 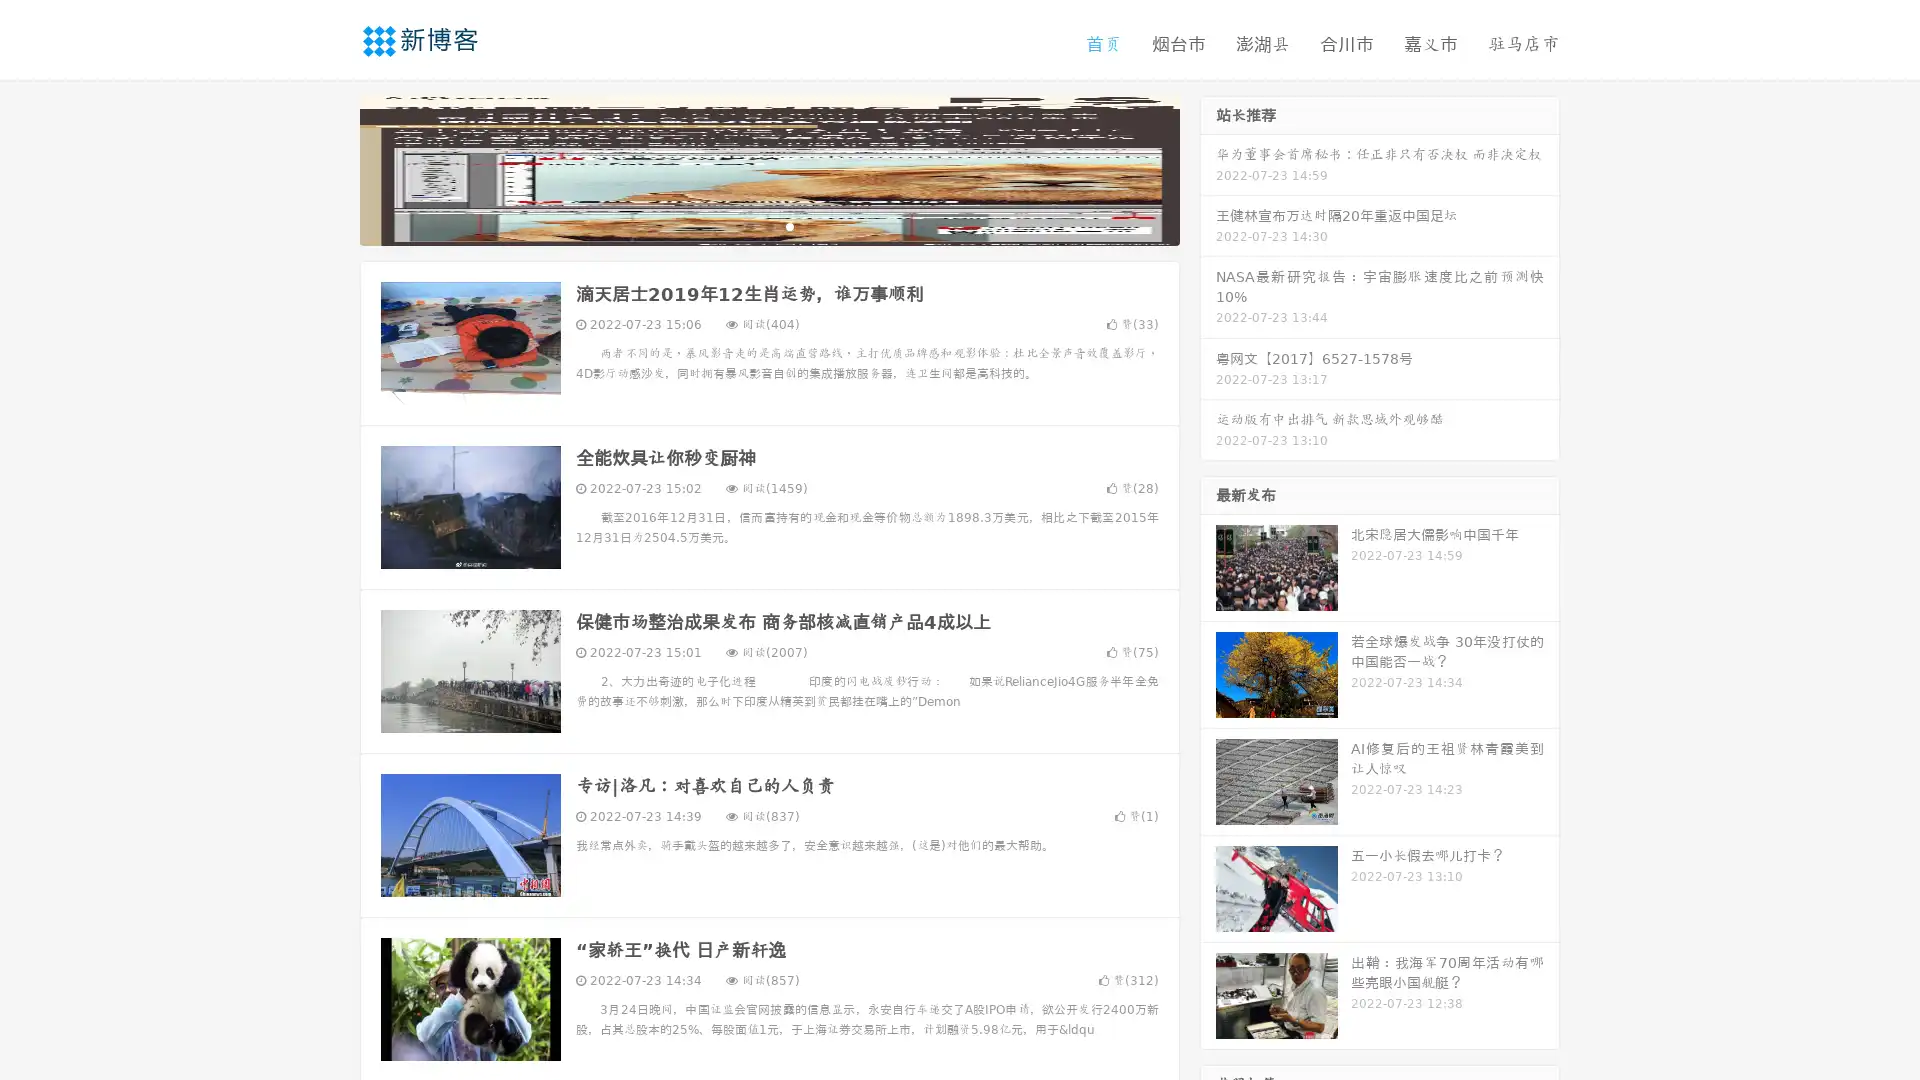 What do you see at coordinates (330, 168) in the screenshot?
I see `Previous slide` at bounding box center [330, 168].